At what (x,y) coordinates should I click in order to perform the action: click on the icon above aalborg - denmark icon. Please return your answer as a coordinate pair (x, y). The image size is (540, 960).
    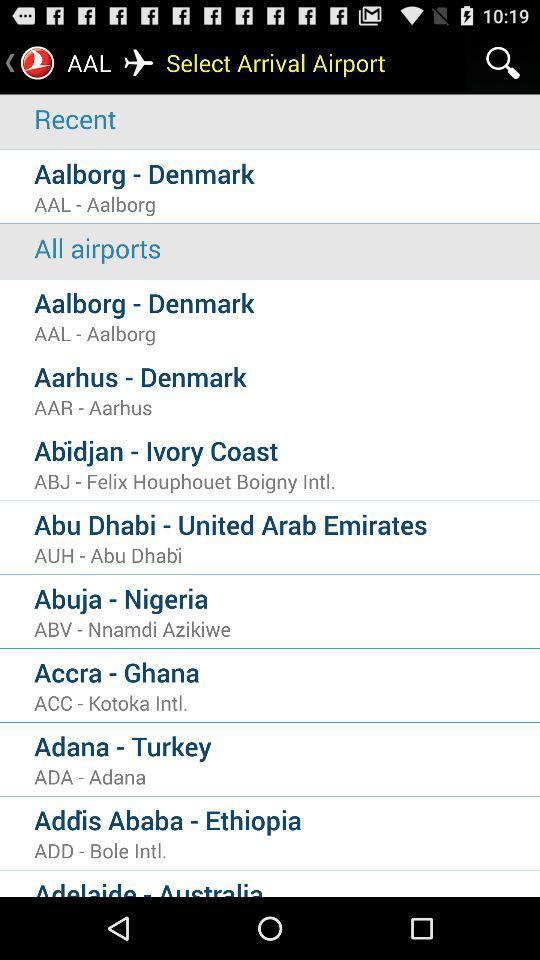
    Looking at the image, I should click on (286, 247).